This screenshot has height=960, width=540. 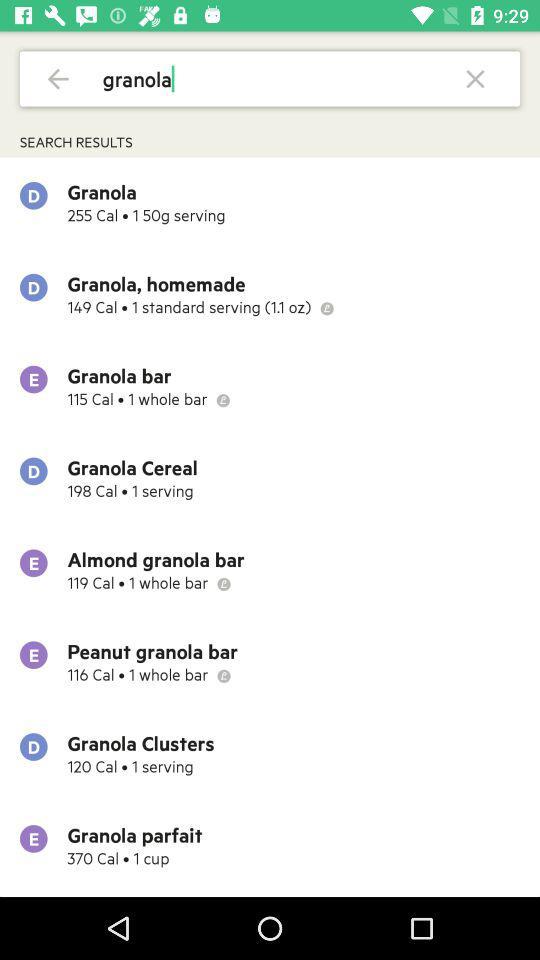 I want to click on the arrow_backward icon, so click(x=58, y=78).